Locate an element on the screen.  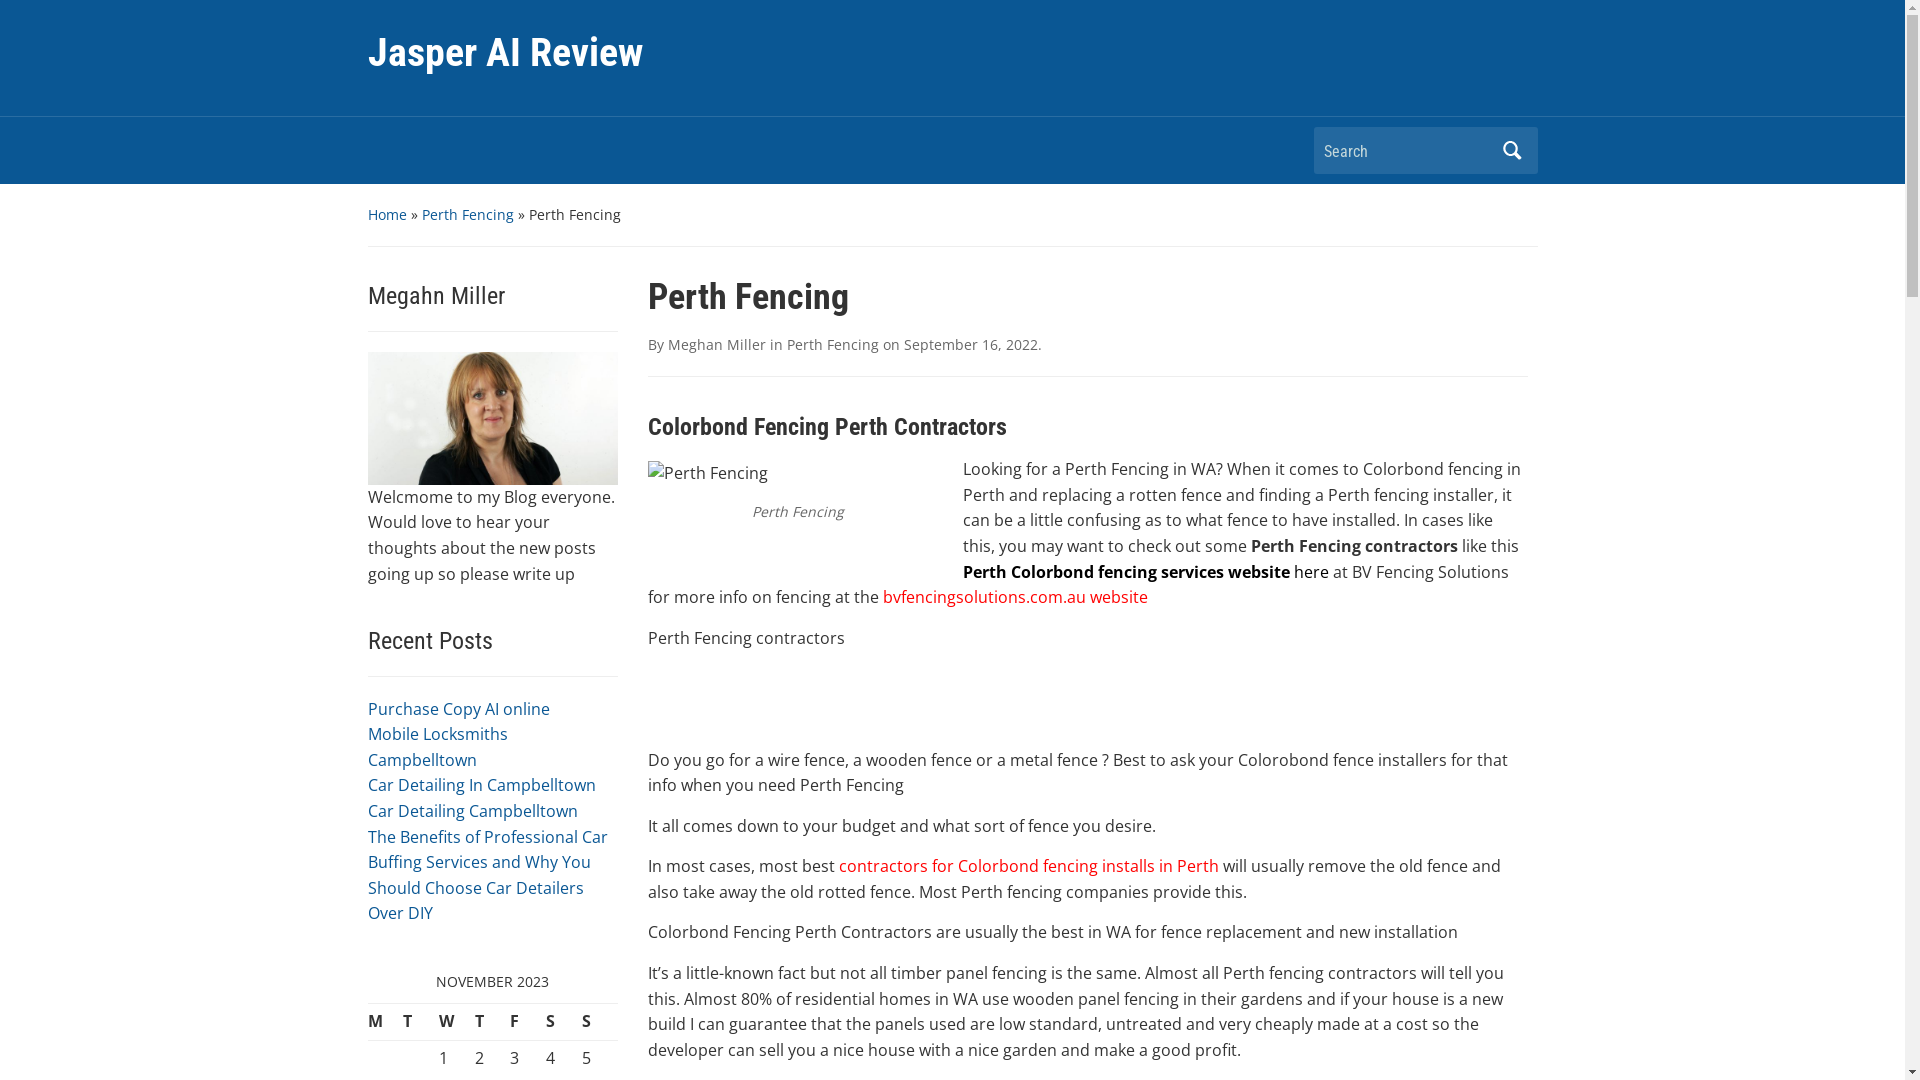
'September 16, 2022' is located at coordinates (902, 343).